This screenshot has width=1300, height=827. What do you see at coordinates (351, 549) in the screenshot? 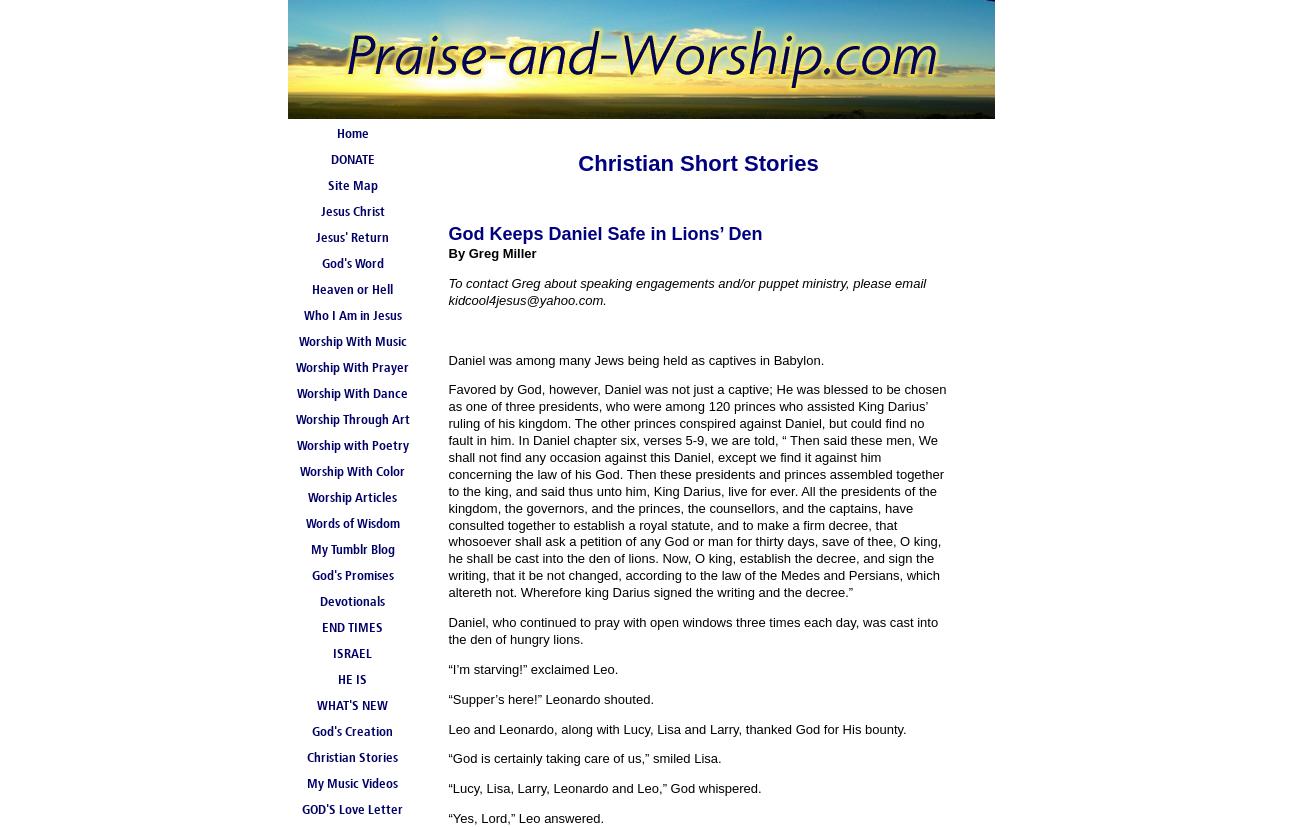
I see `'My Tumblr Blog'` at bounding box center [351, 549].